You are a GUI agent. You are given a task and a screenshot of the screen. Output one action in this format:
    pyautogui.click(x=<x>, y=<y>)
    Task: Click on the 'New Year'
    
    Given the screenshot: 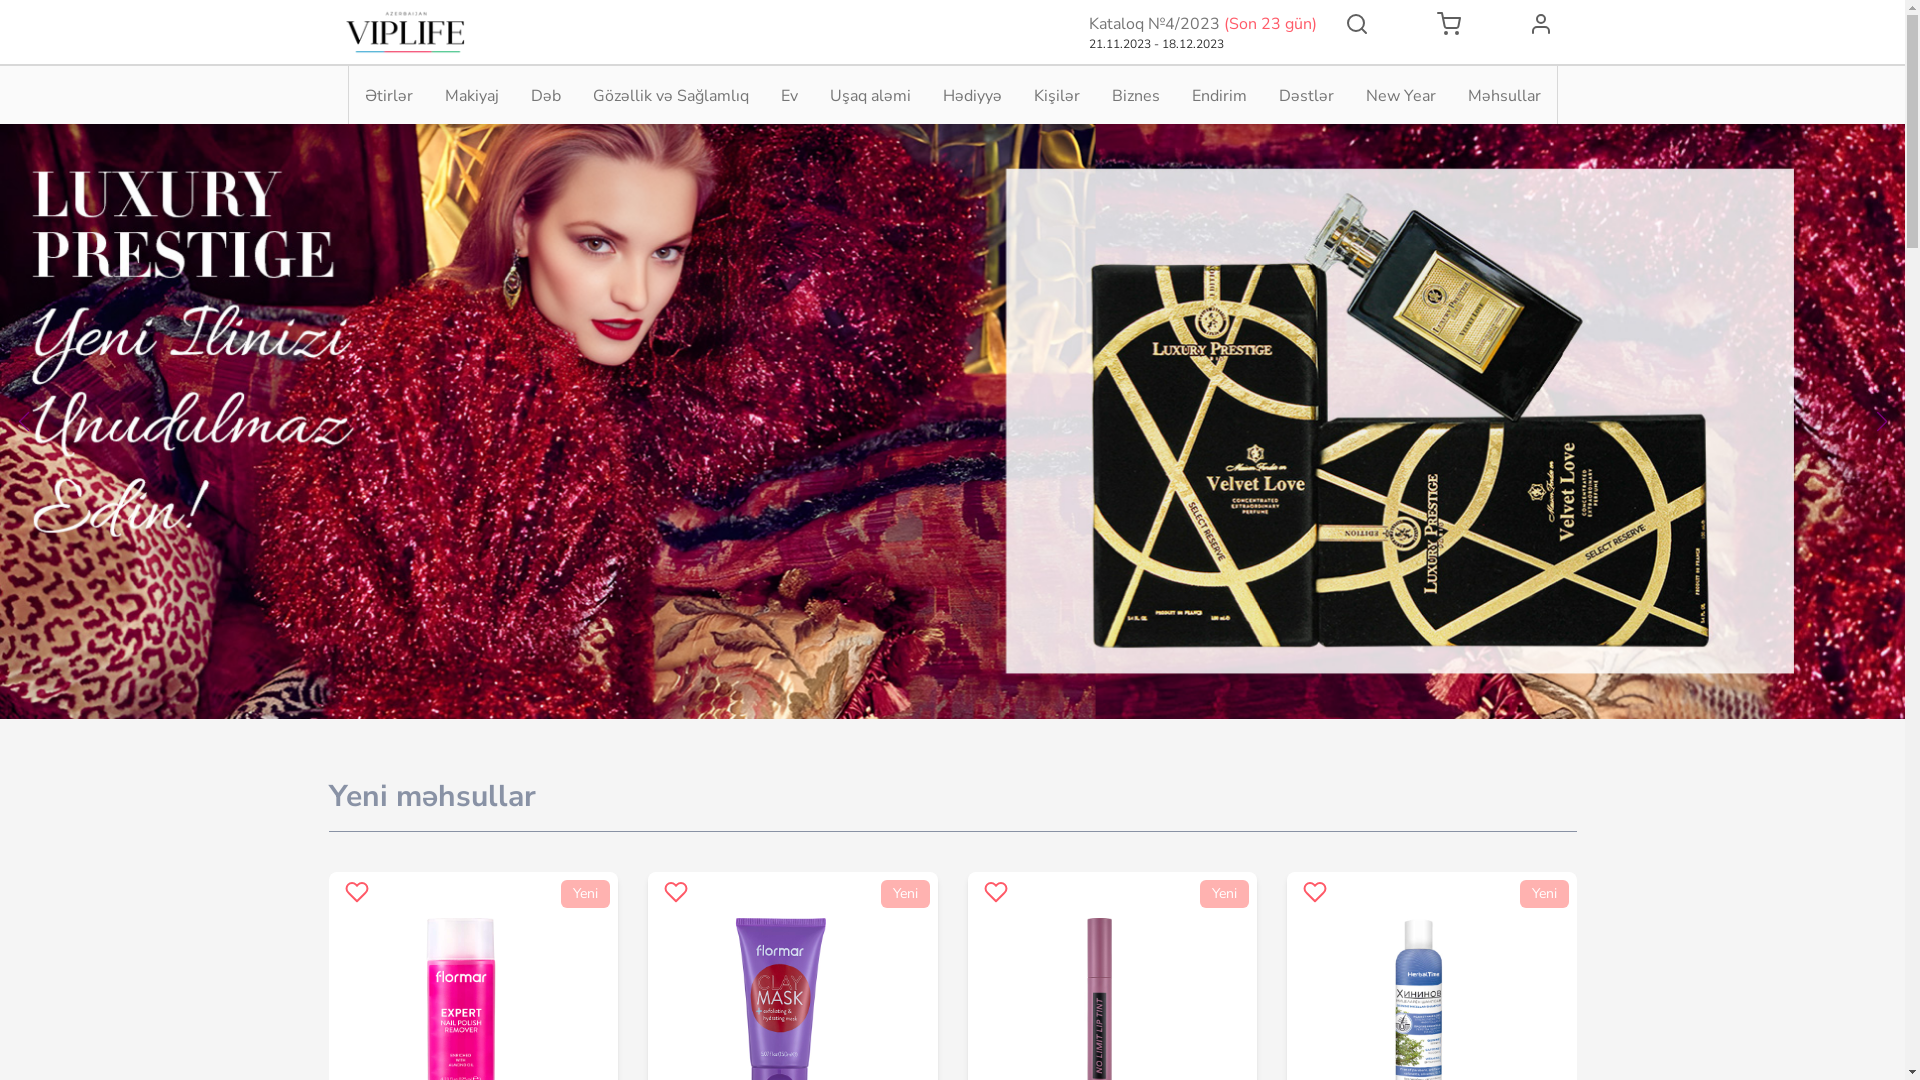 What is the action you would take?
    pyautogui.click(x=1365, y=96)
    